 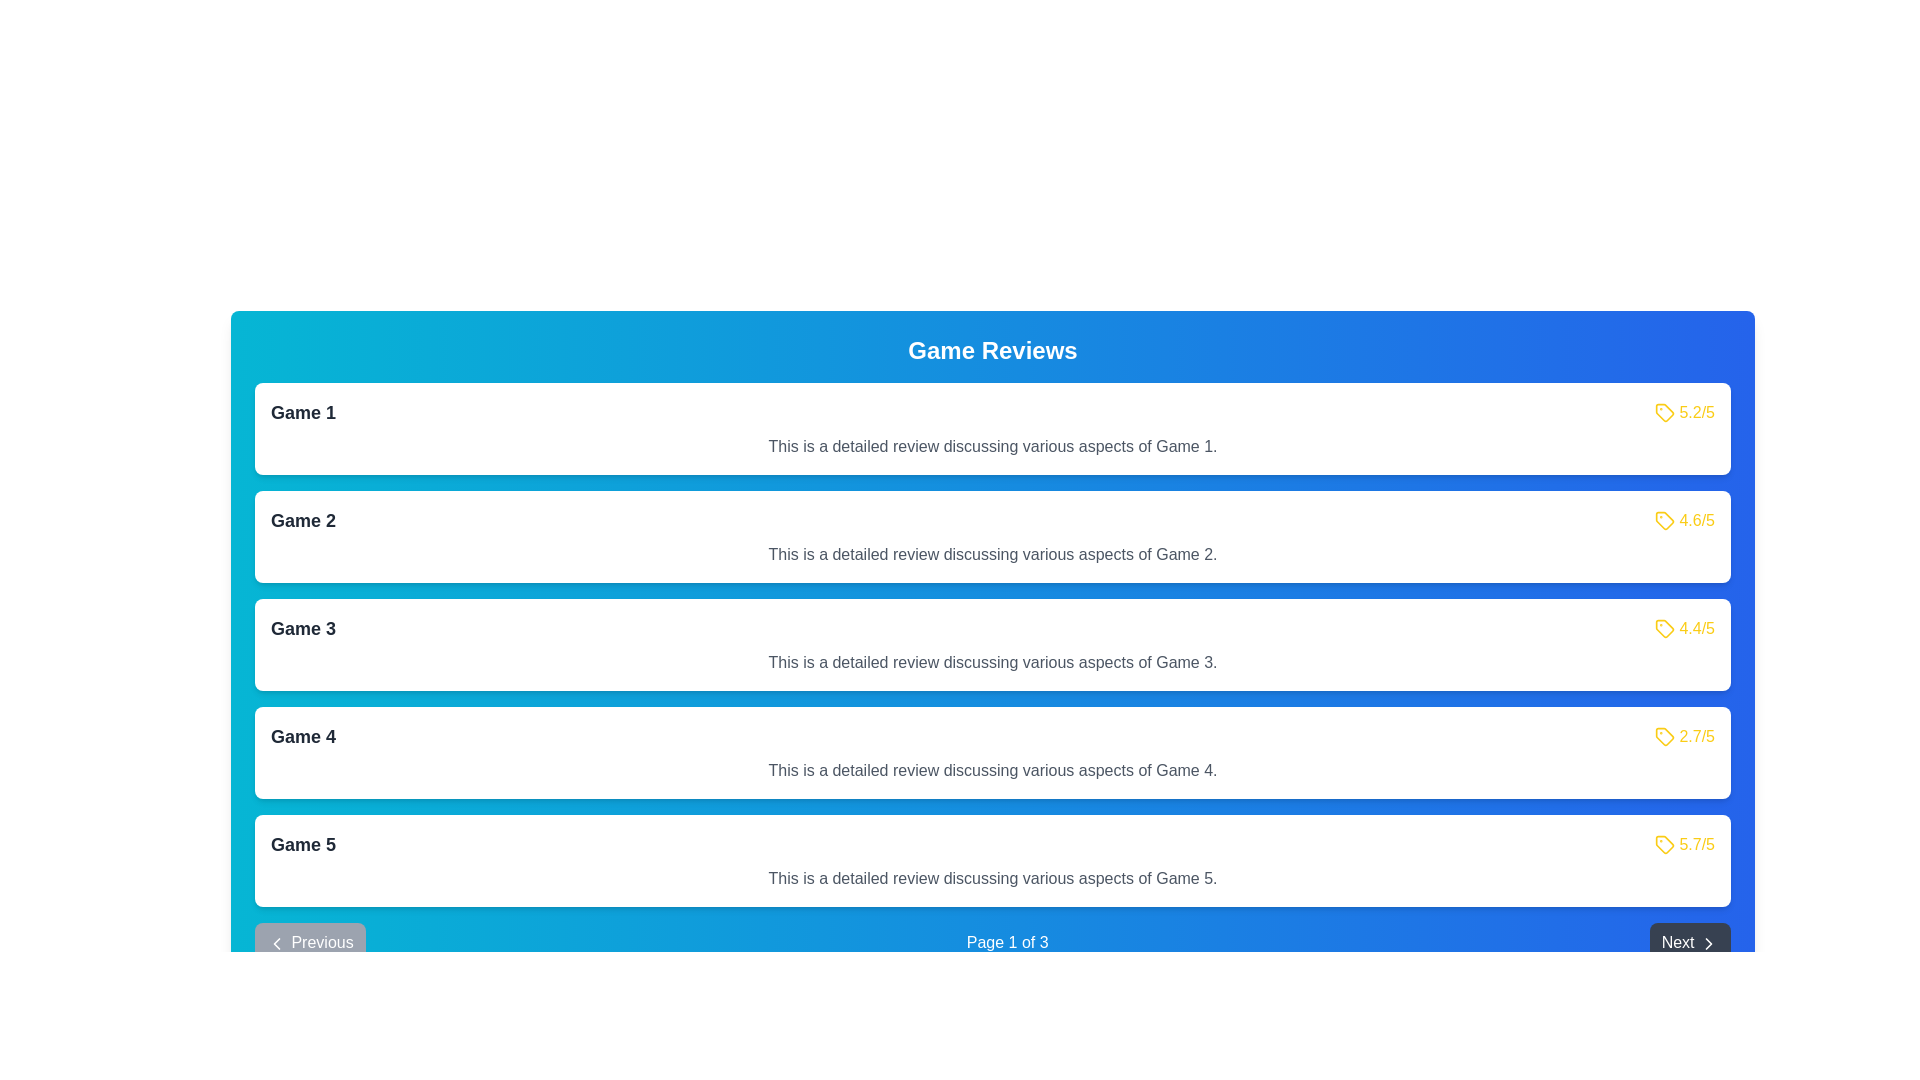 What do you see at coordinates (1684, 411) in the screenshot?
I see `the Rating Display Component showing a rating value of '5.2/5' in bold yellow font, located on the far right within the first row of the list associated with 'Game 1'` at bounding box center [1684, 411].